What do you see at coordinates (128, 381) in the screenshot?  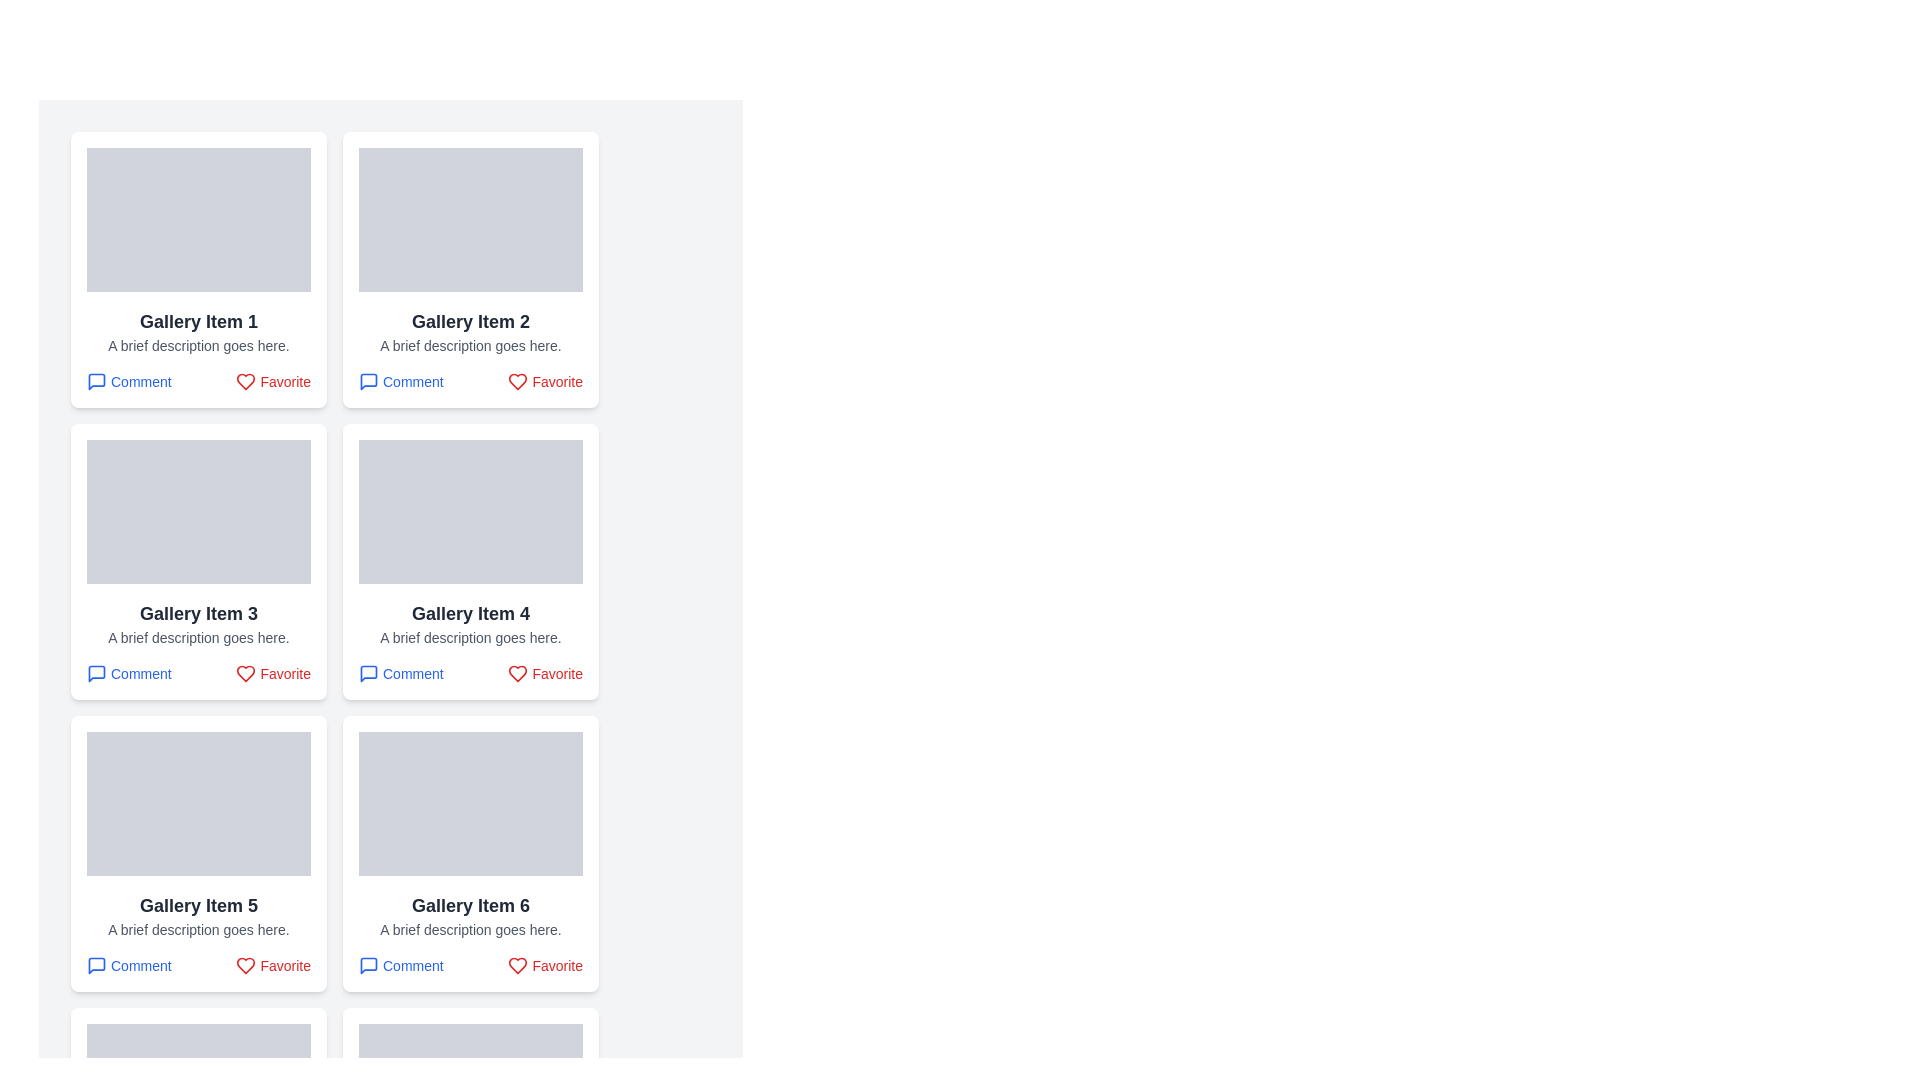 I see `the 'Comment' hyperlink with a speech bubble icon` at bounding box center [128, 381].